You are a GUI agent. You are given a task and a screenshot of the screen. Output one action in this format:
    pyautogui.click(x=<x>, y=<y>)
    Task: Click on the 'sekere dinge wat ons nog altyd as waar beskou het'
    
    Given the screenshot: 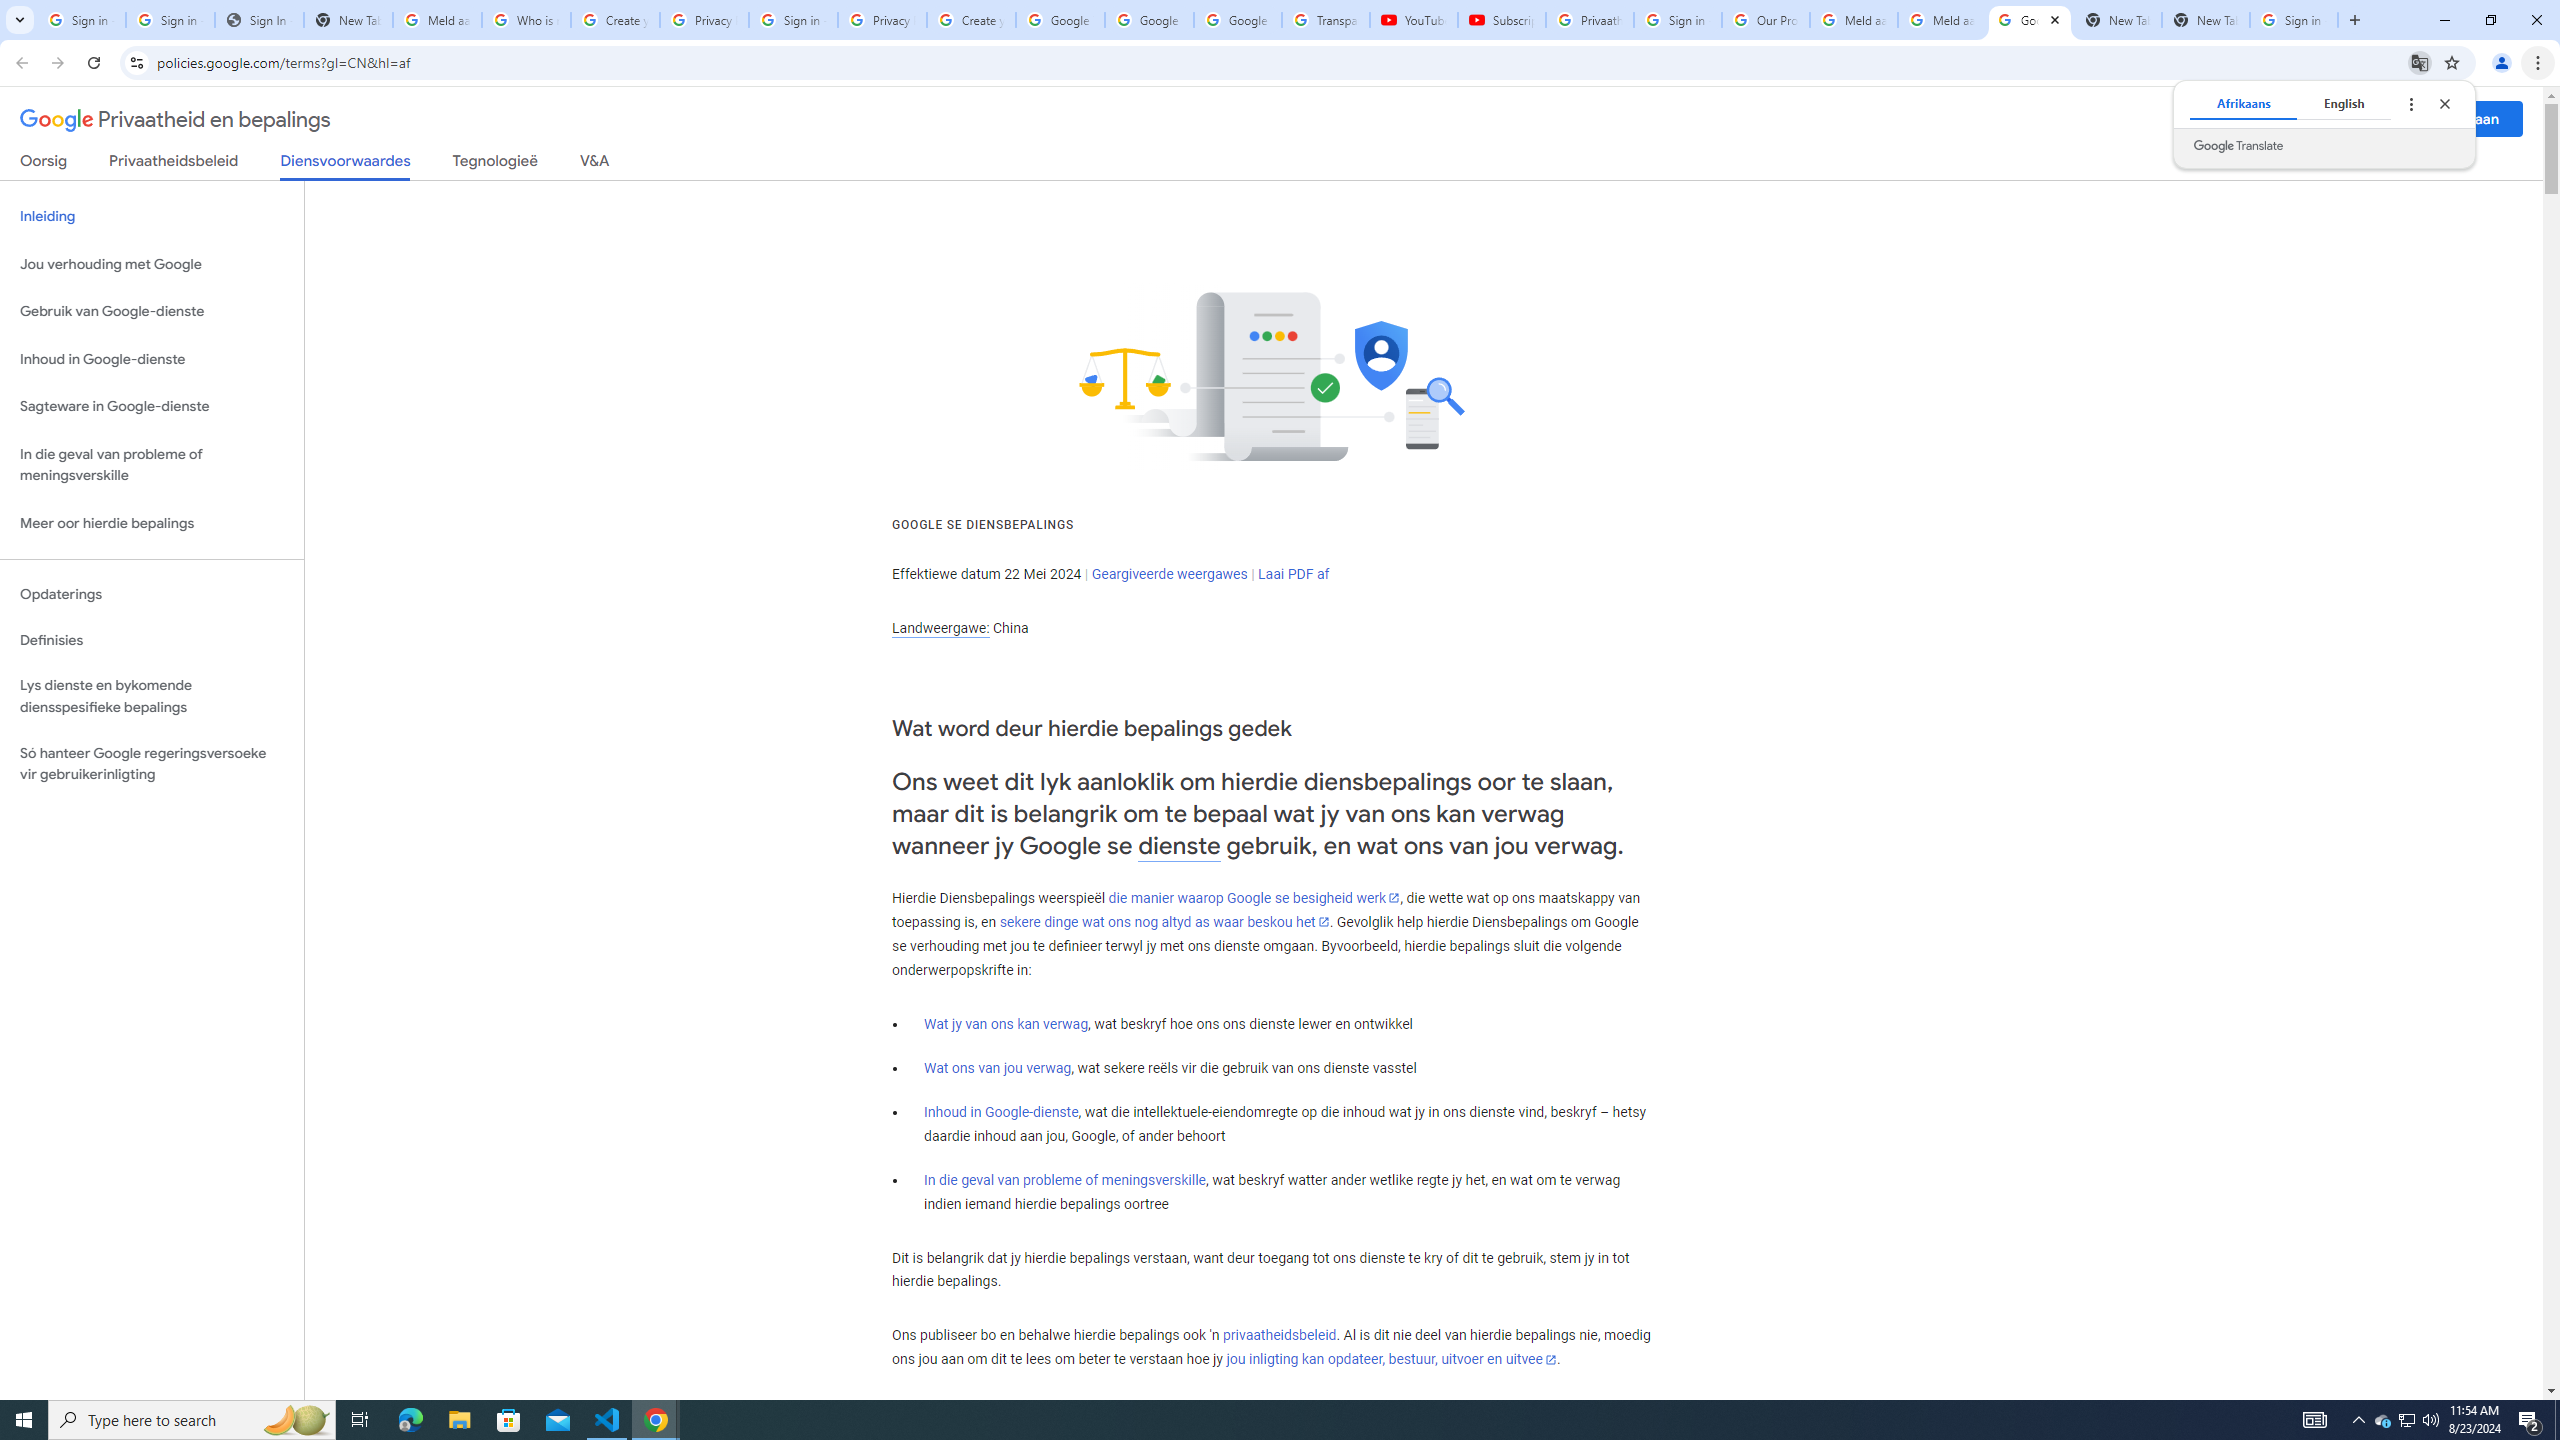 What is the action you would take?
    pyautogui.click(x=1163, y=922)
    